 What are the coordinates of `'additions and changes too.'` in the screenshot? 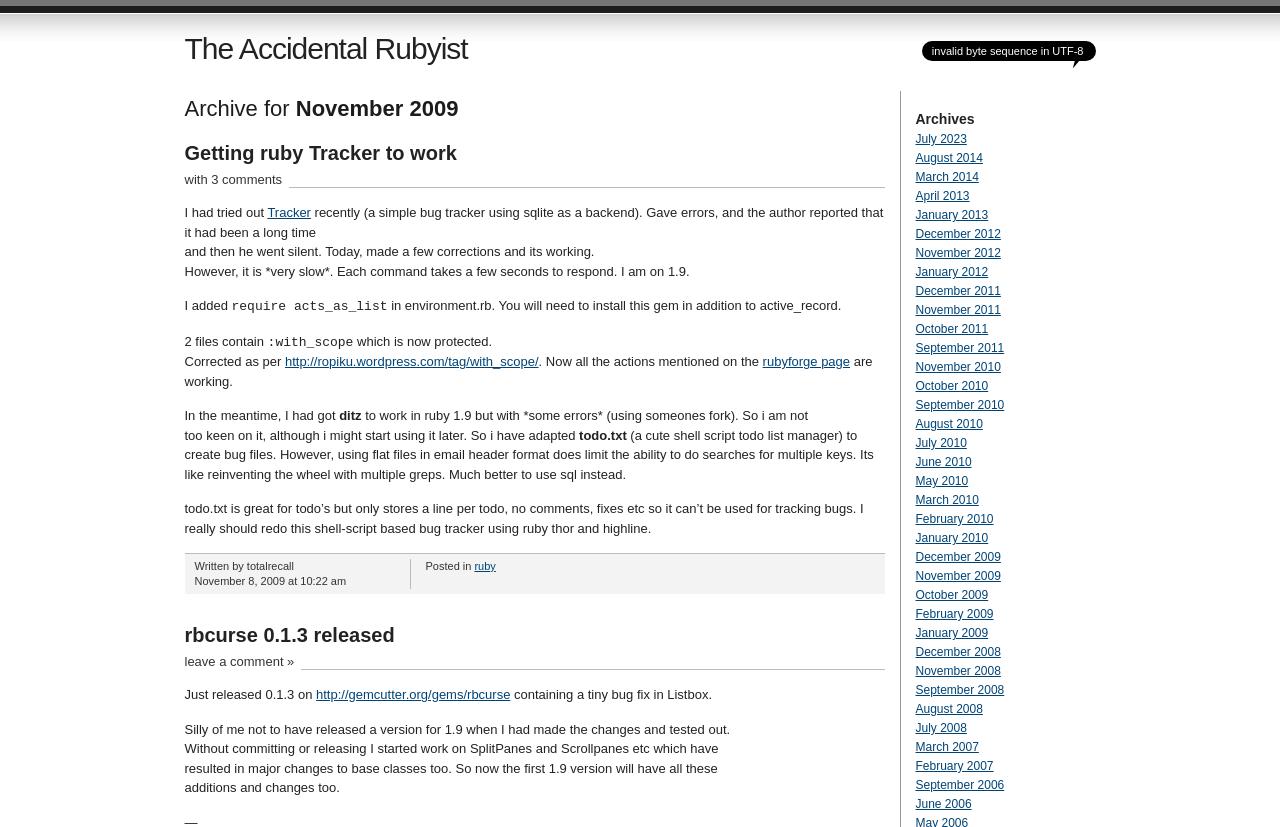 It's located at (183, 787).